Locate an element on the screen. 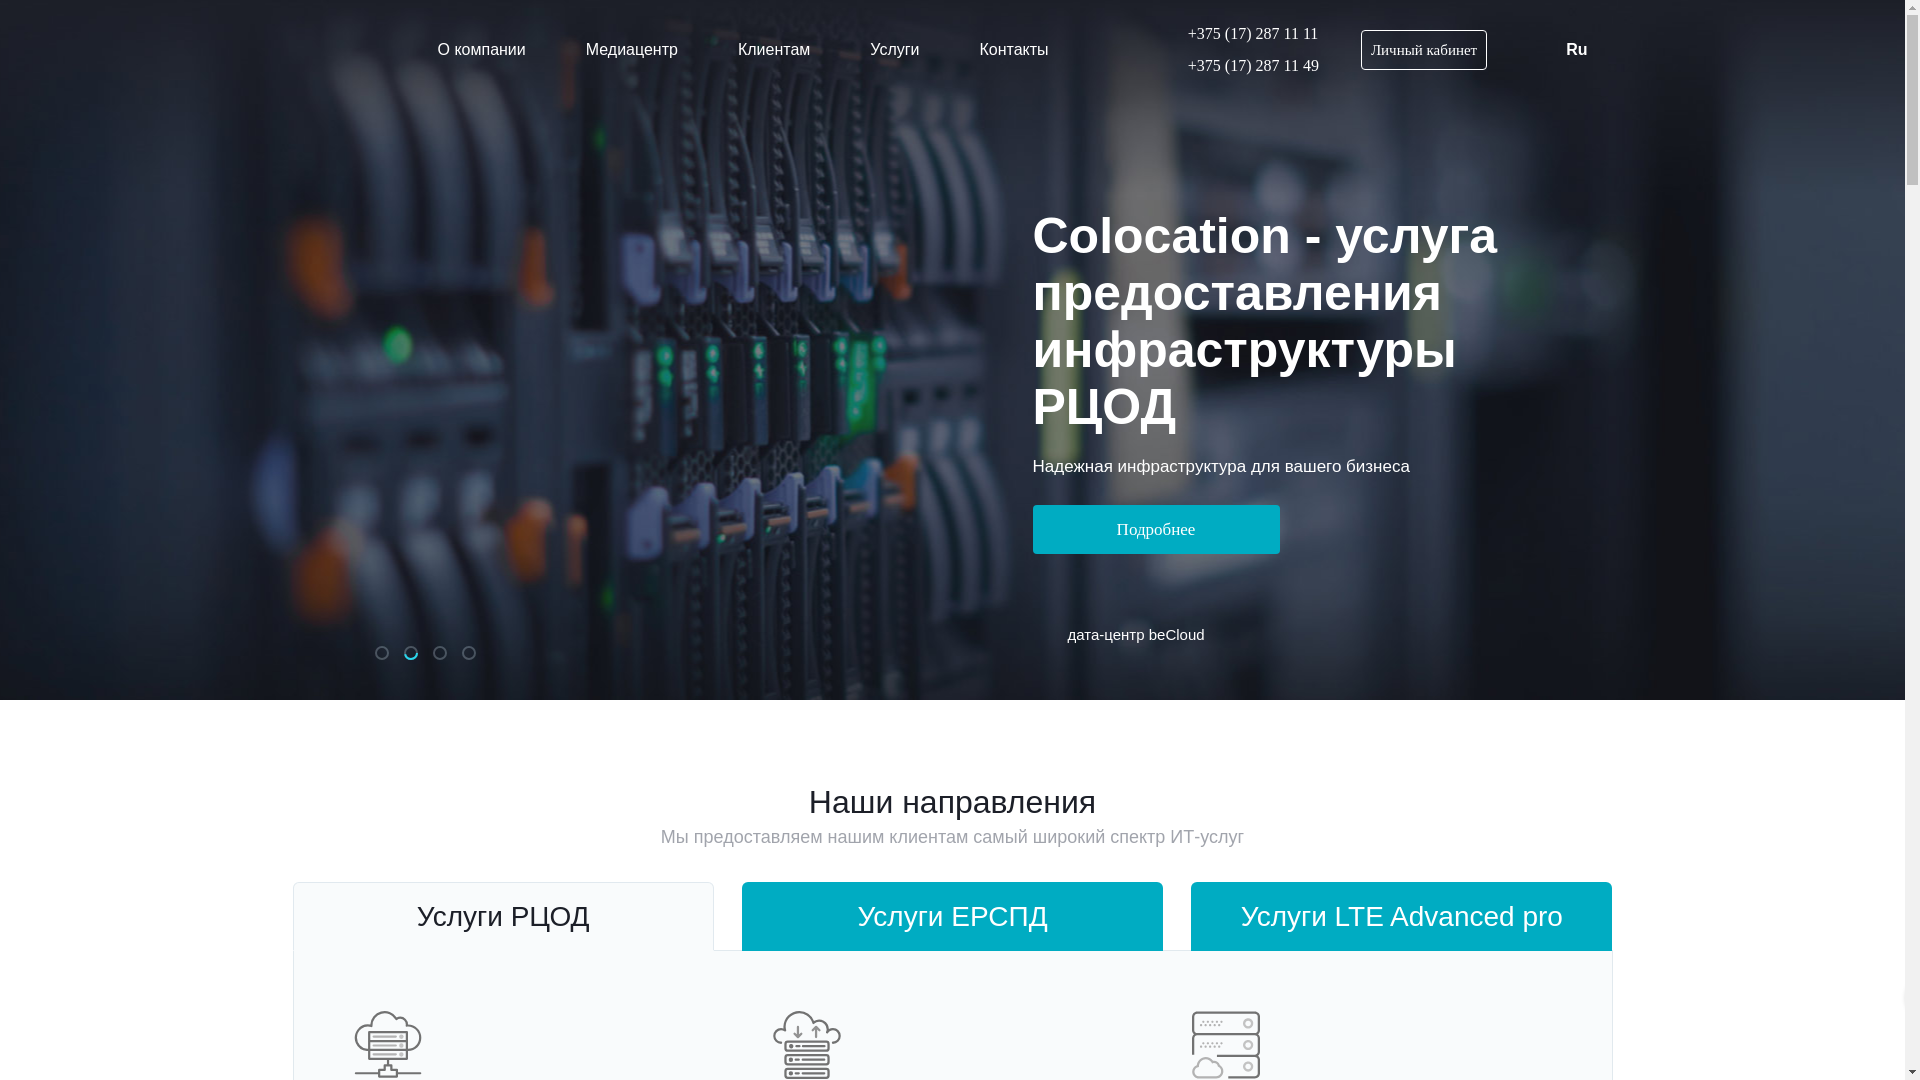 Image resolution: width=1920 pixels, height=1080 pixels. '+375 (17) 287 11 11' is located at coordinates (1241, 34).